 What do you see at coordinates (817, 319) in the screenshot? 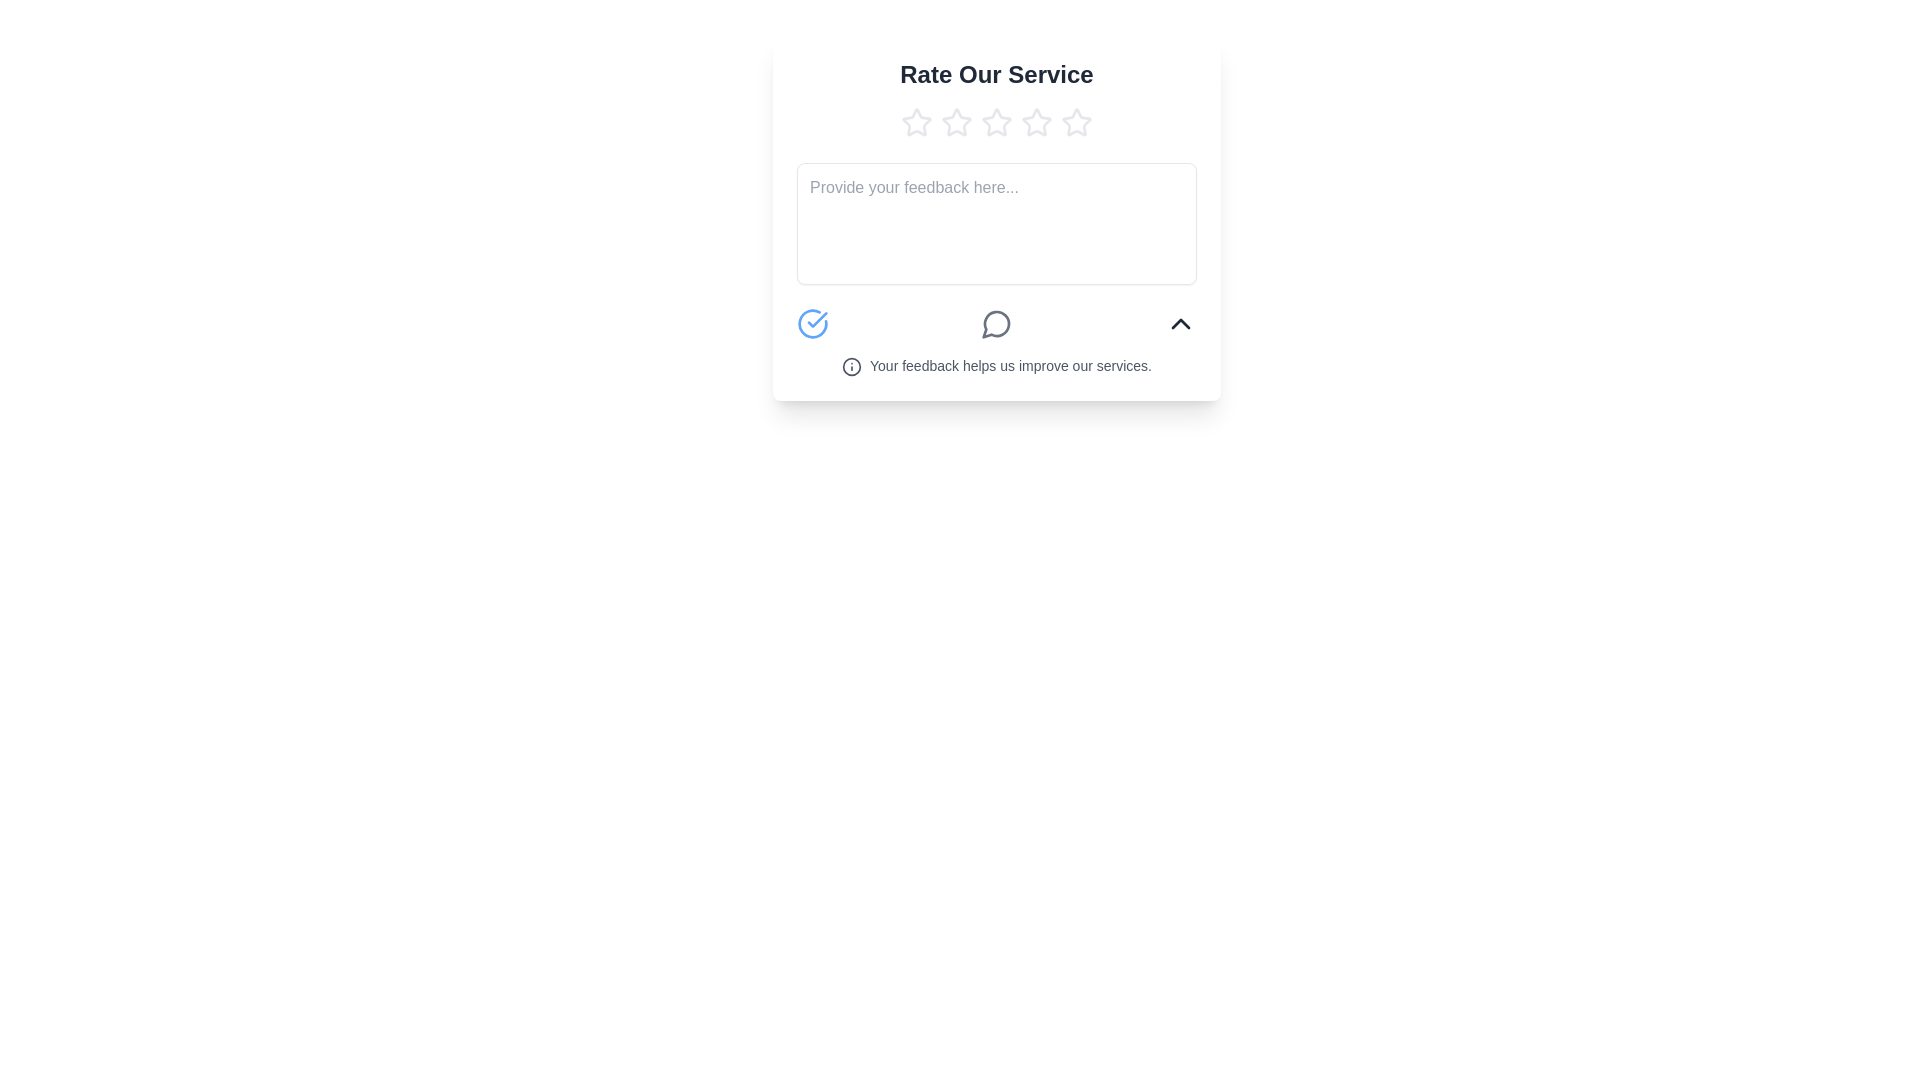
I see `the checkmark icon located to the left of the text 'Your feedback helps us improve our services.' inside a circular icon at the bottom-left of the card component` at bounding box center [817, 319].